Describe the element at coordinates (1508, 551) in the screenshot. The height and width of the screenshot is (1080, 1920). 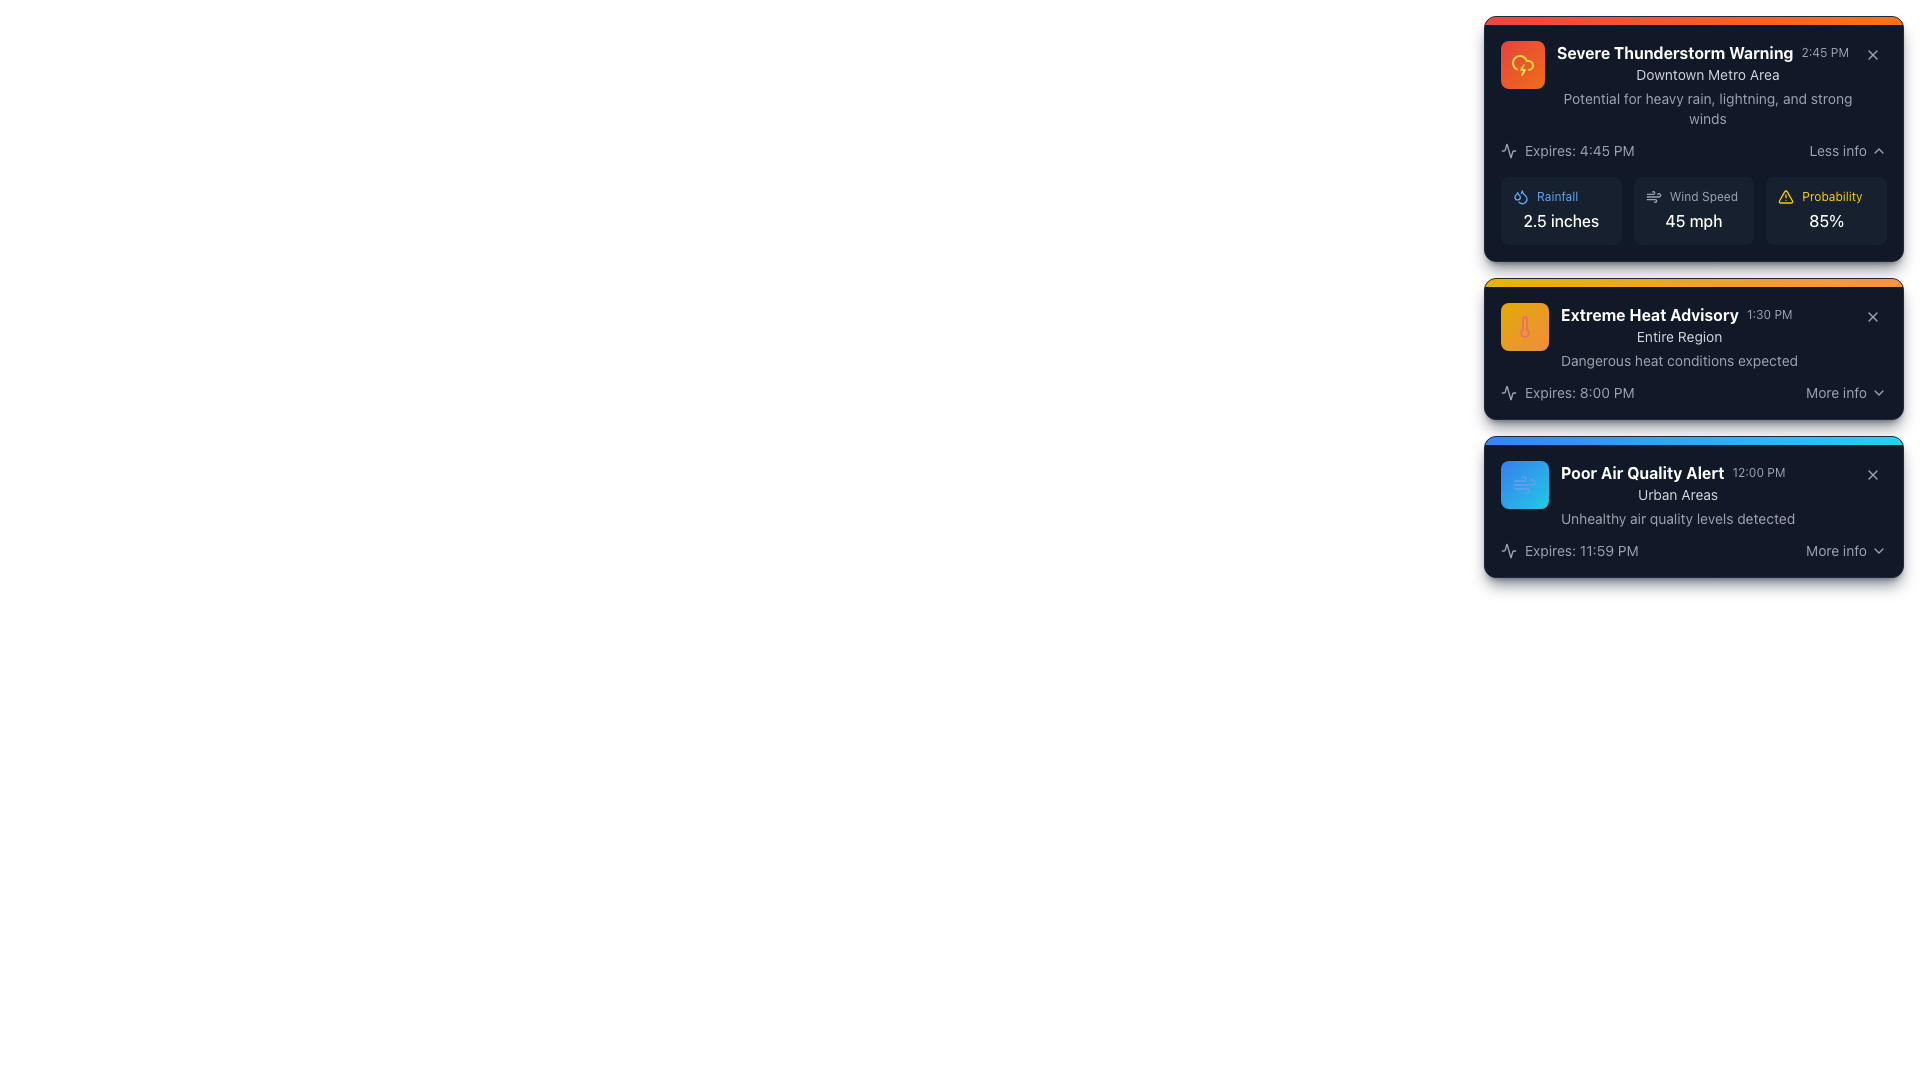
I see `the small waveform icon located on the left side of the notification card at the top of the vertical stack of cards` at that location.